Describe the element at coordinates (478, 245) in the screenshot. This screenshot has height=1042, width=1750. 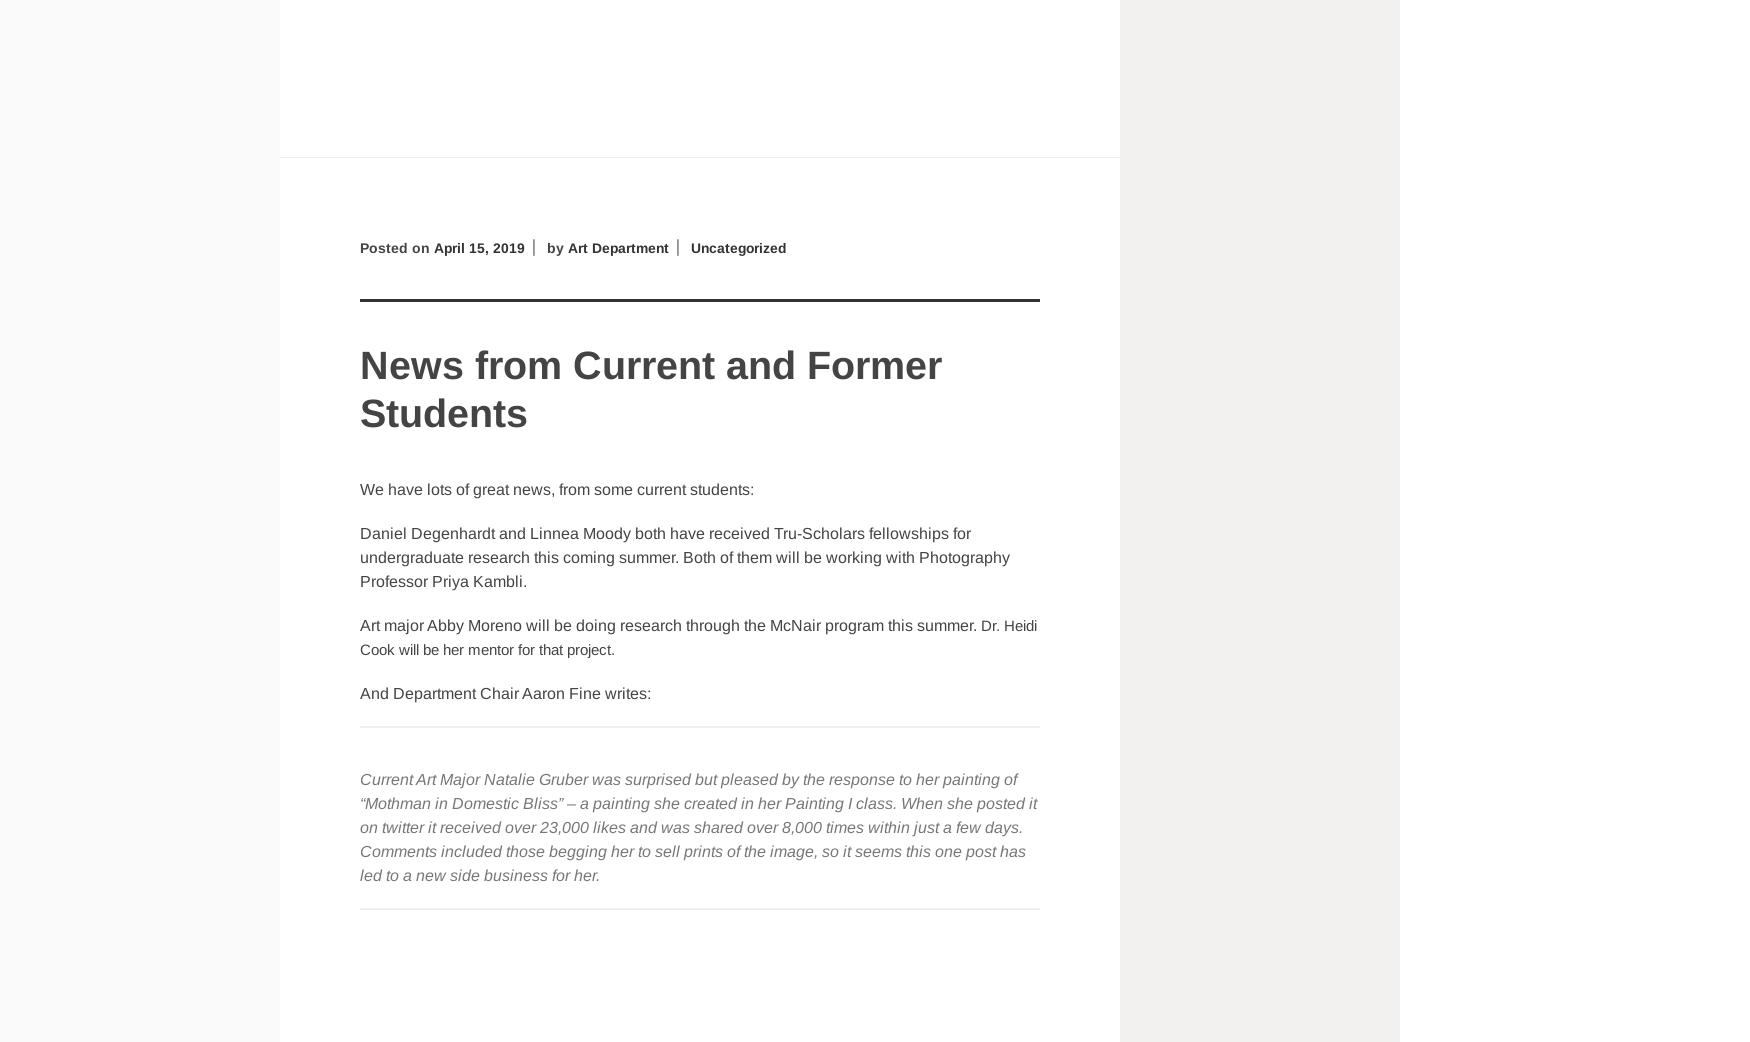
I see `'April 15, 2019'` at that location.